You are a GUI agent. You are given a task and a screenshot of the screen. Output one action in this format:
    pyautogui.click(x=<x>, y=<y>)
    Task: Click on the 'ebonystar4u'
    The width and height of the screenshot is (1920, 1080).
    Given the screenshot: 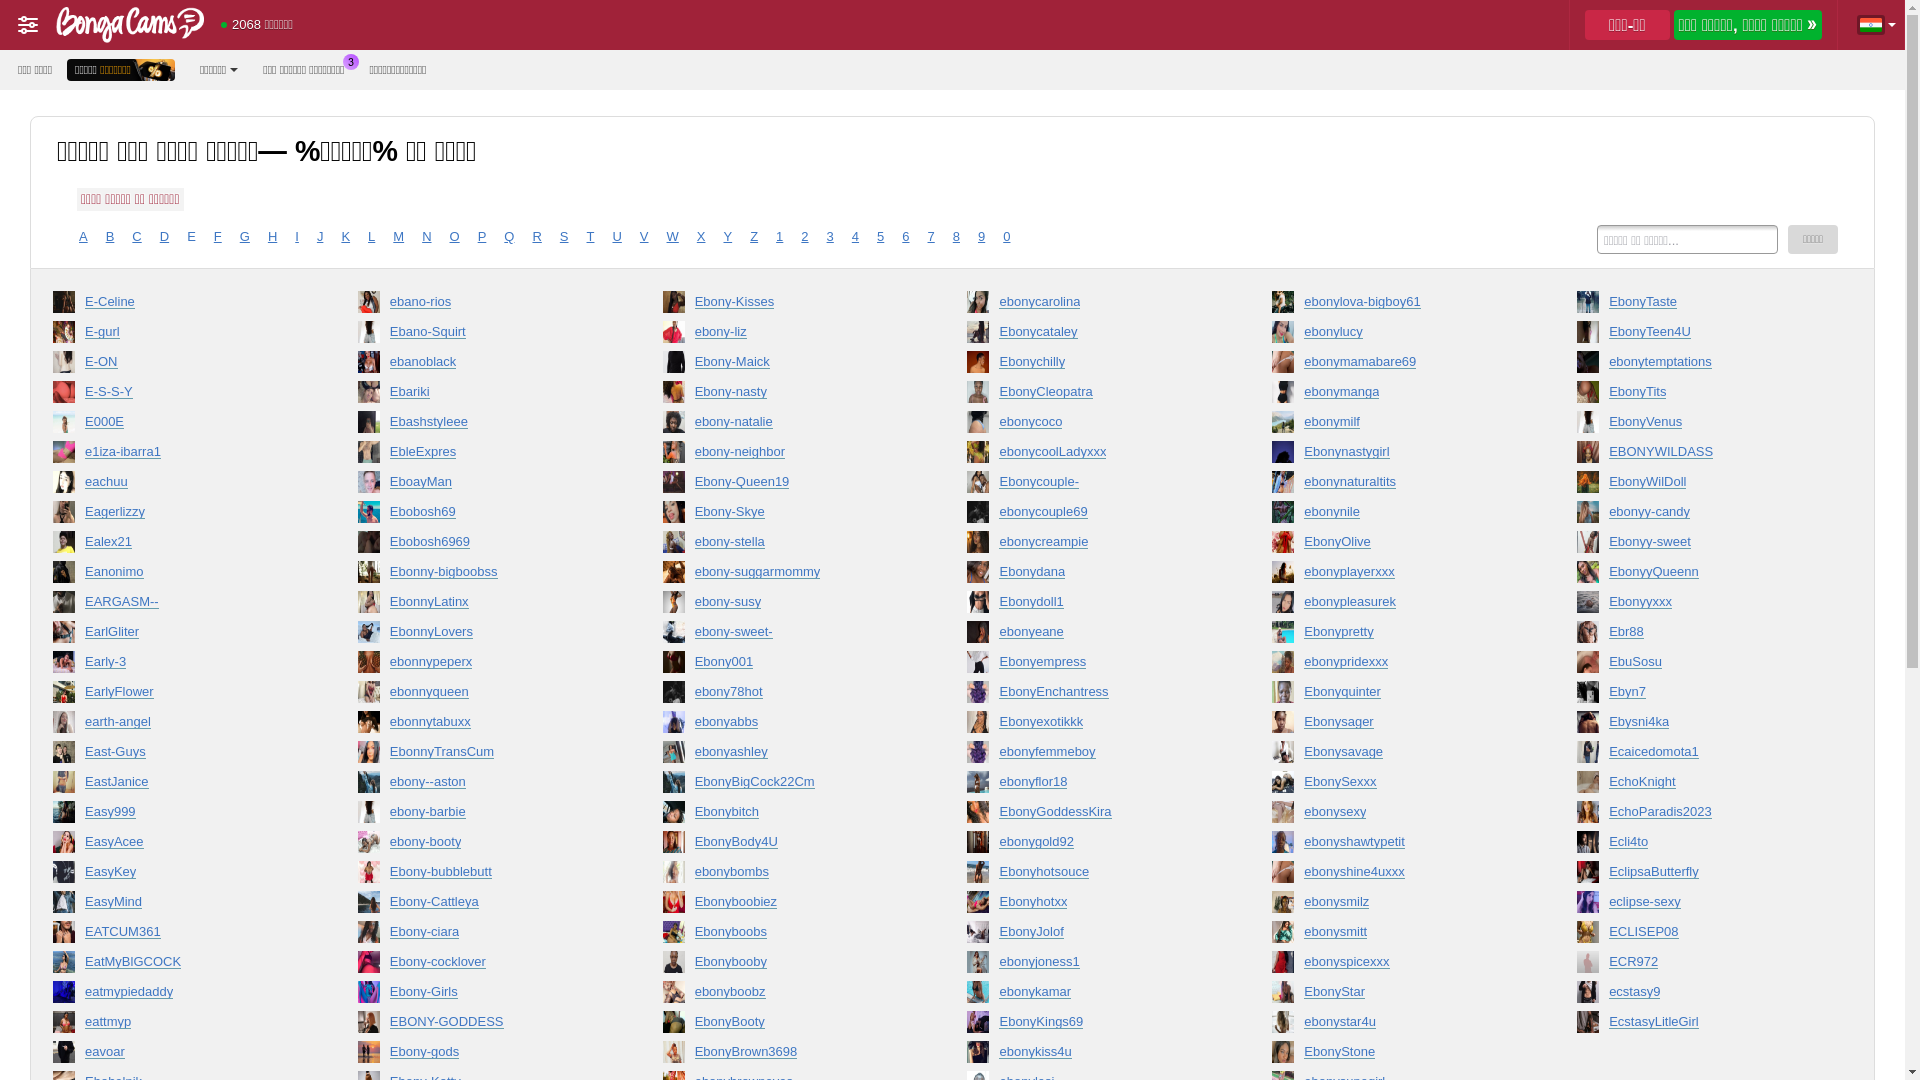 What is the action you would take?
    pyautogui.click(x=1395, y=1026)
    